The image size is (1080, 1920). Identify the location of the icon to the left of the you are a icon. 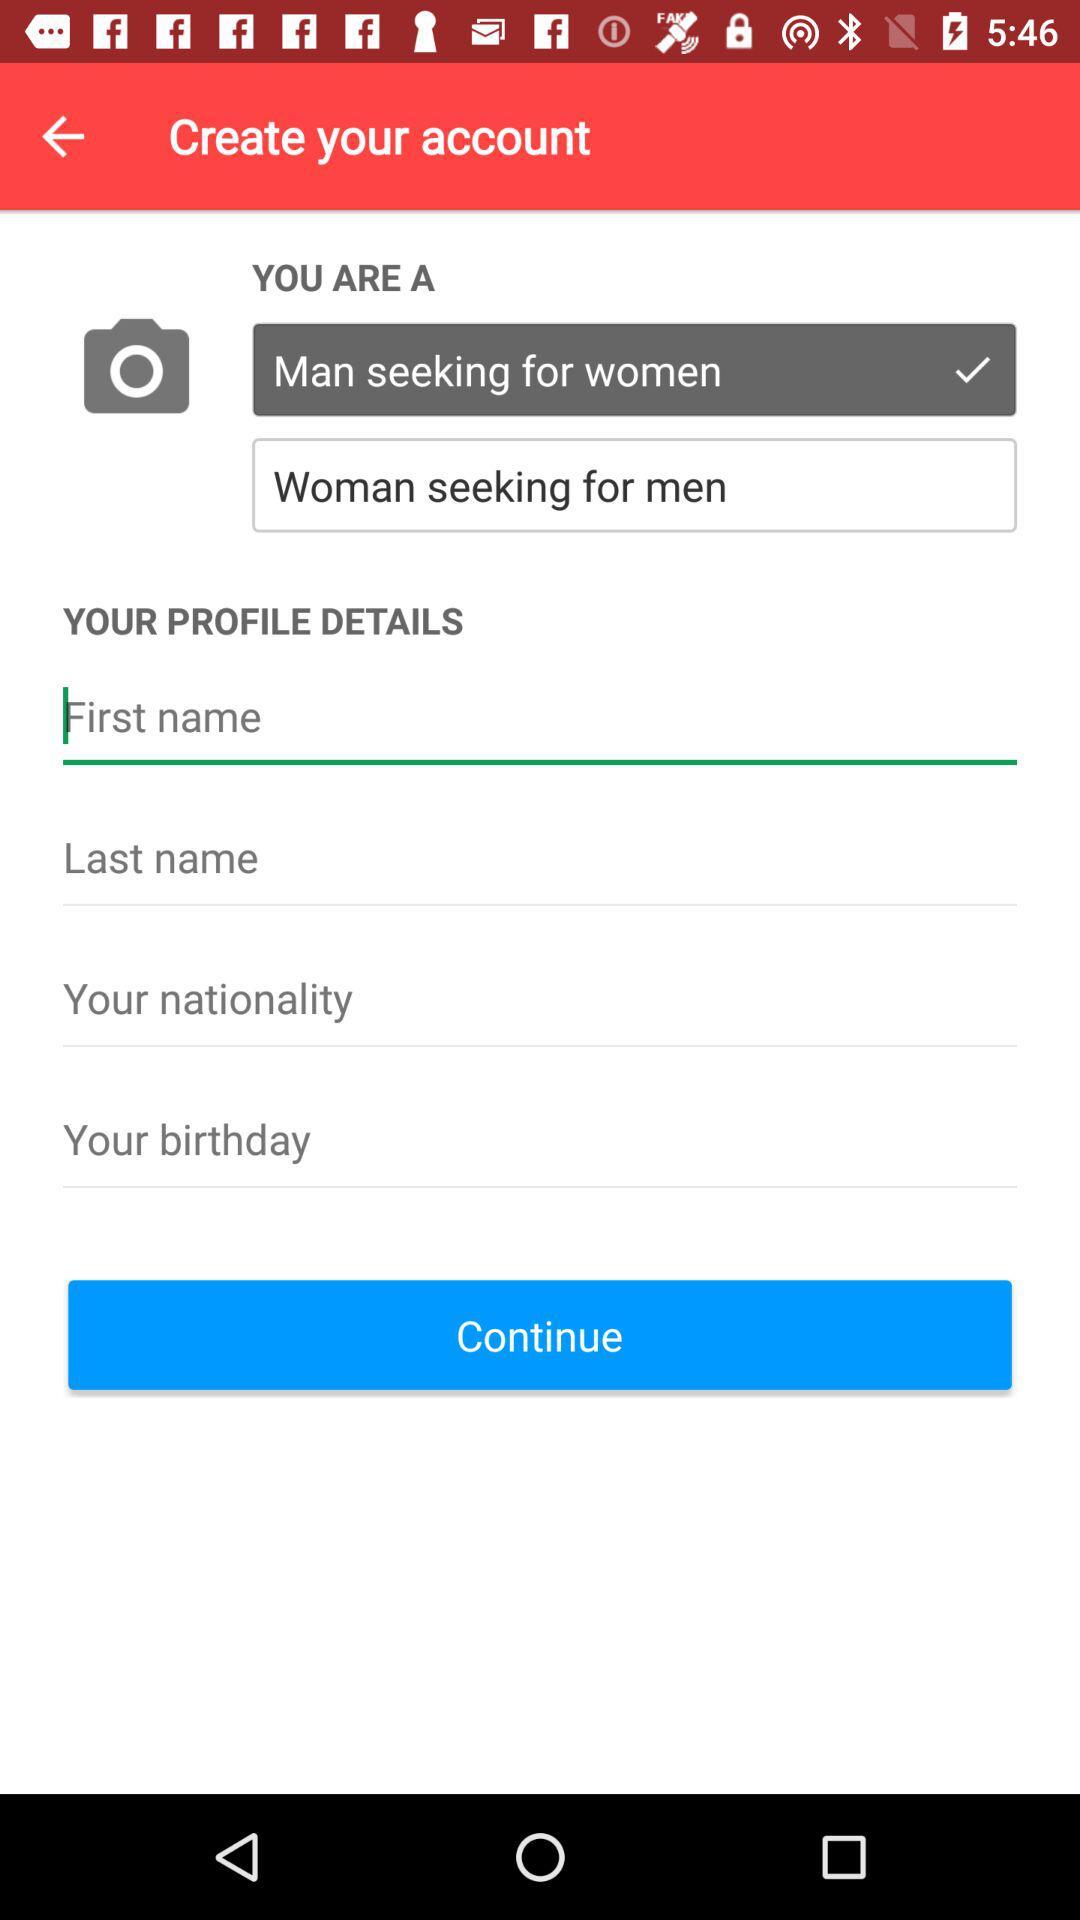
(135, 371).